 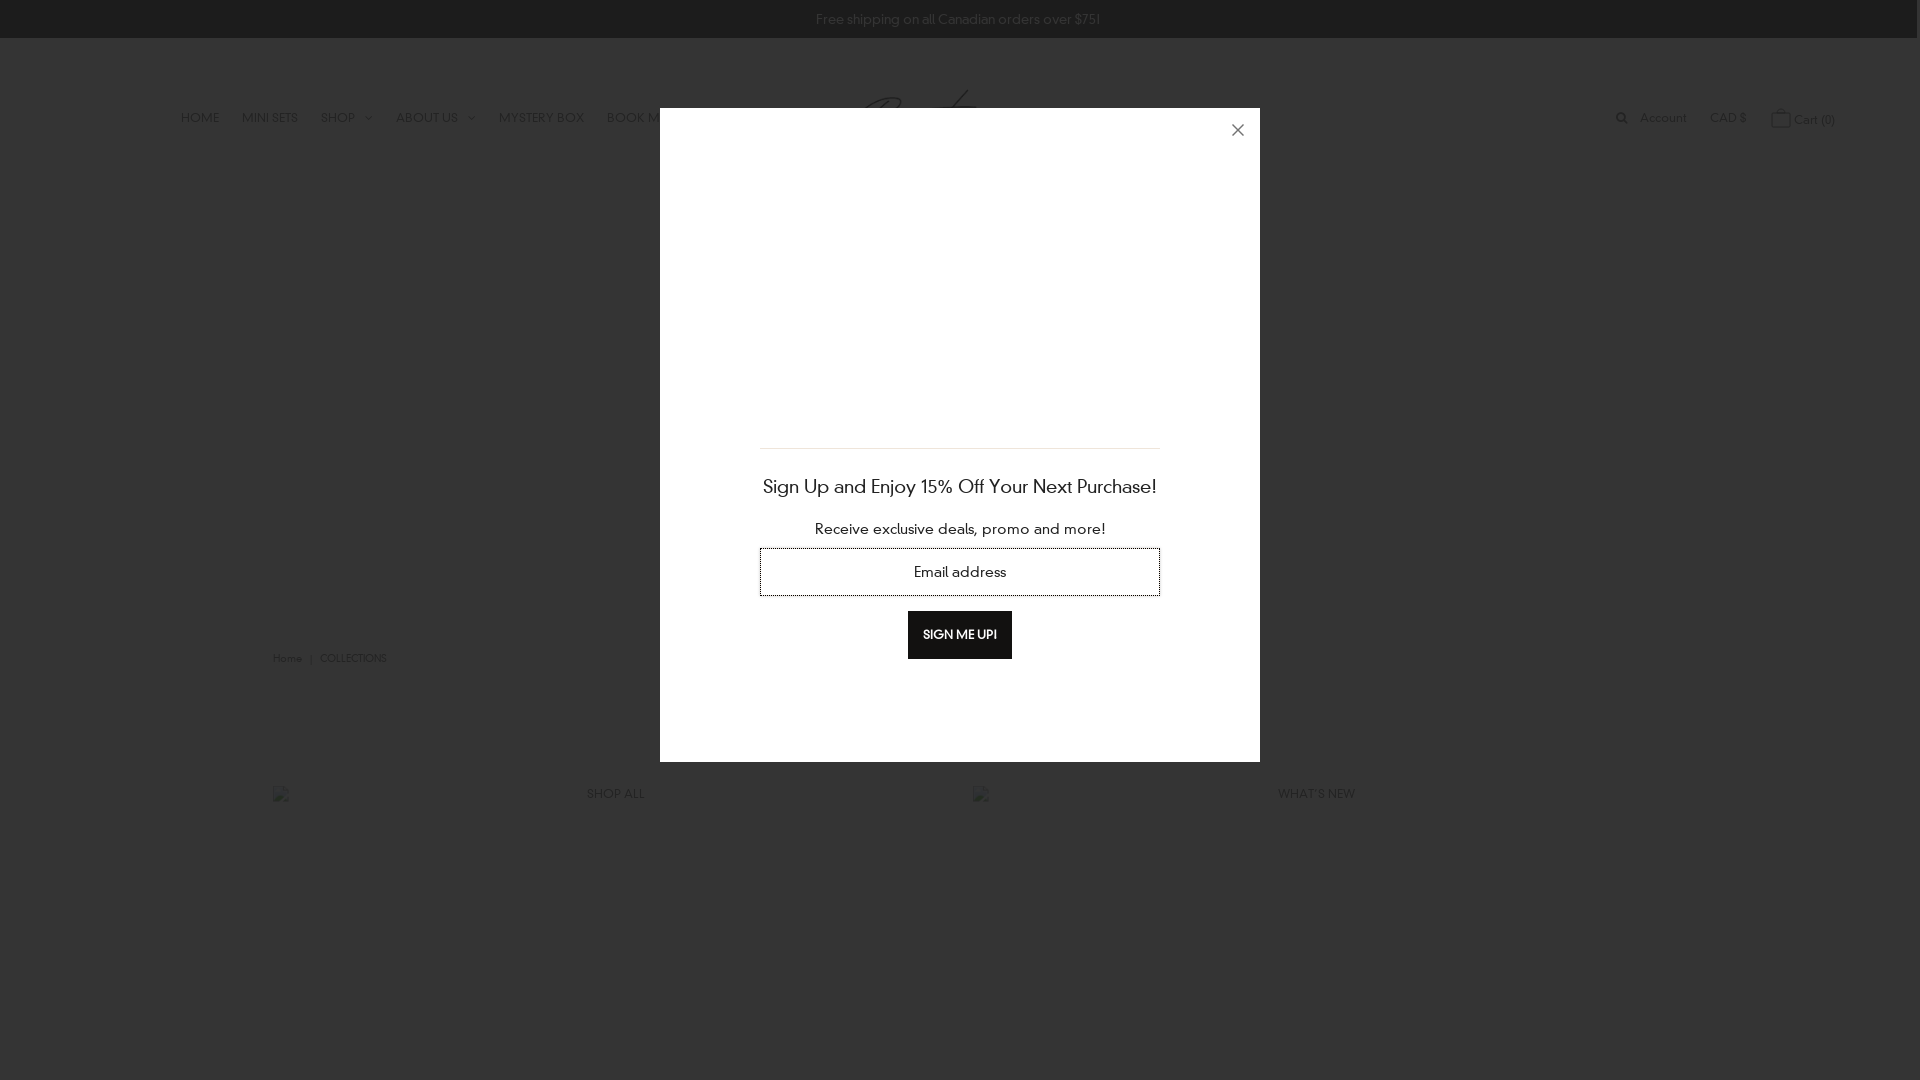 What do you see at coordinates (1803, 118) in the screenshot?
I see `'Cart (0)'` at bounding box center [1803, 118].